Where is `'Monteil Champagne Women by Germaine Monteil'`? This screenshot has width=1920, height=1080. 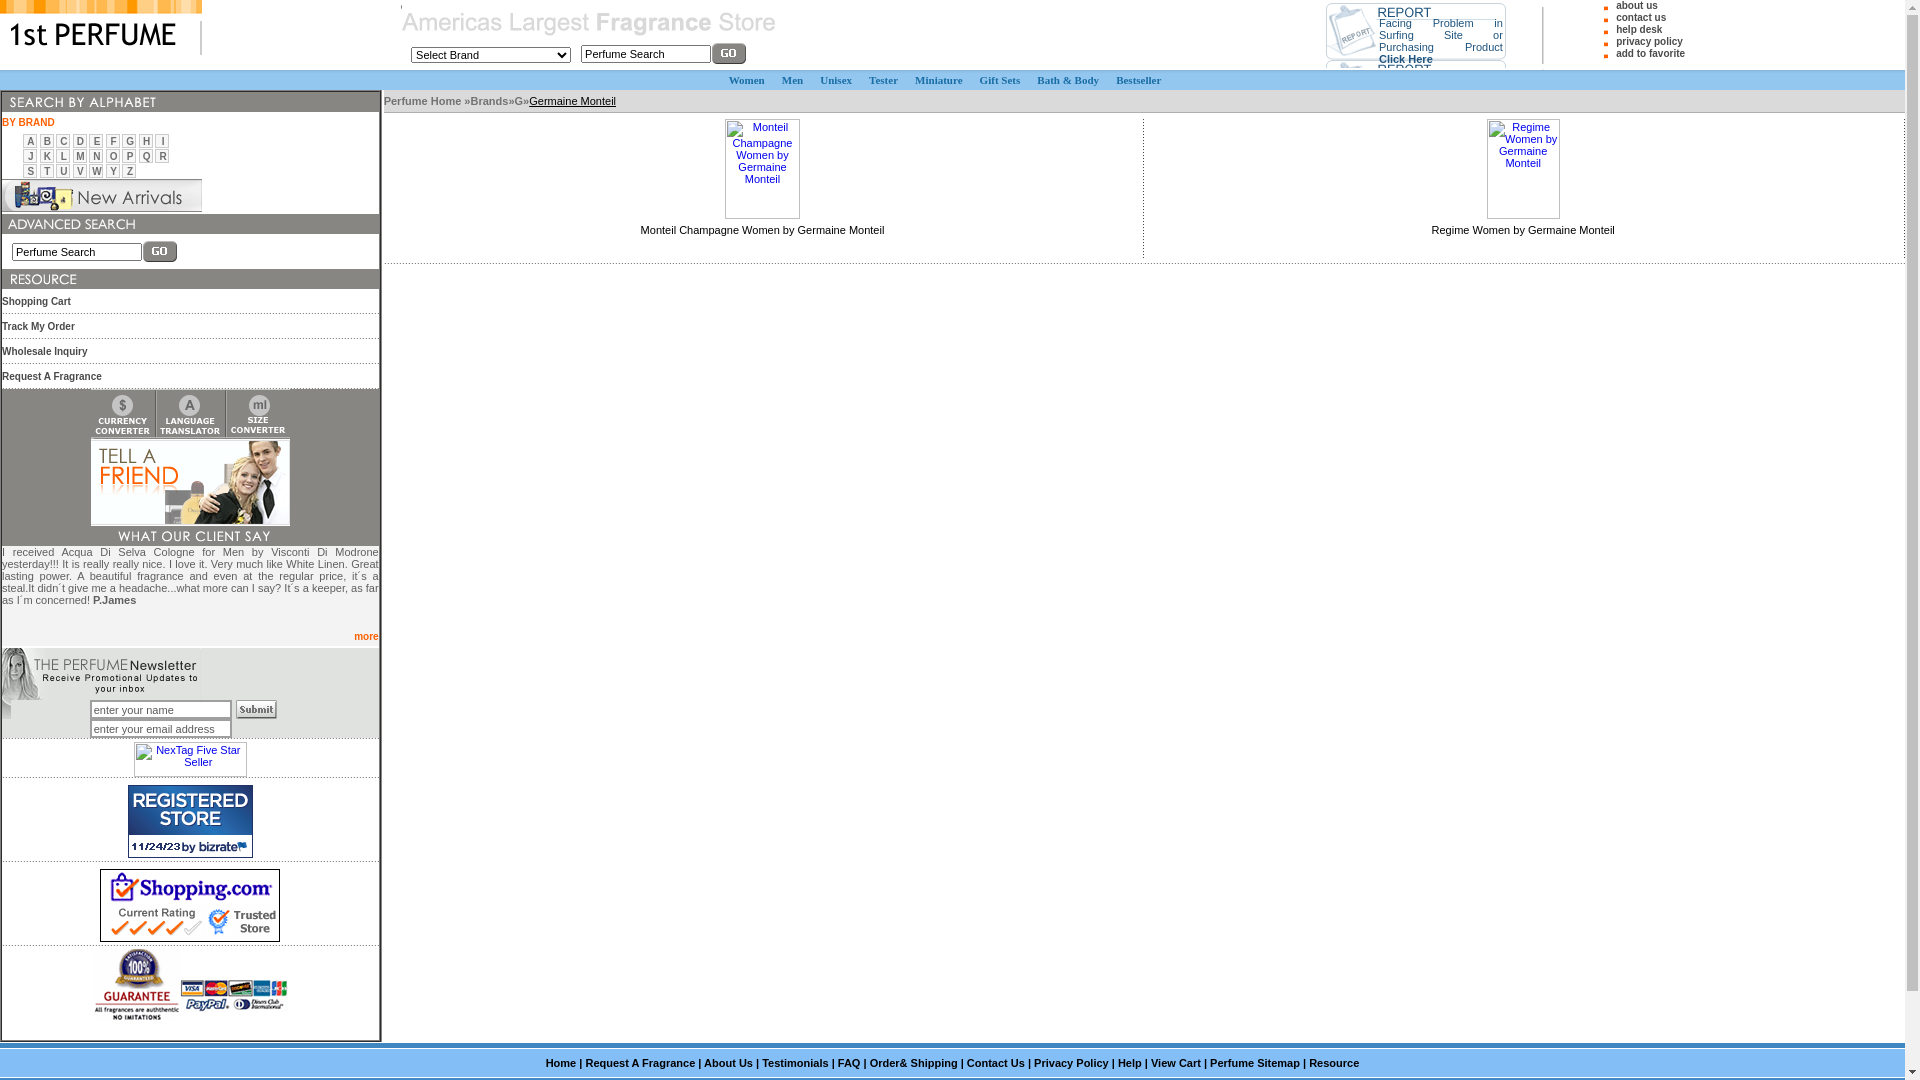
'Monteil Champagne Women by Germaine Monteil' is located at coordinates (762, 229).